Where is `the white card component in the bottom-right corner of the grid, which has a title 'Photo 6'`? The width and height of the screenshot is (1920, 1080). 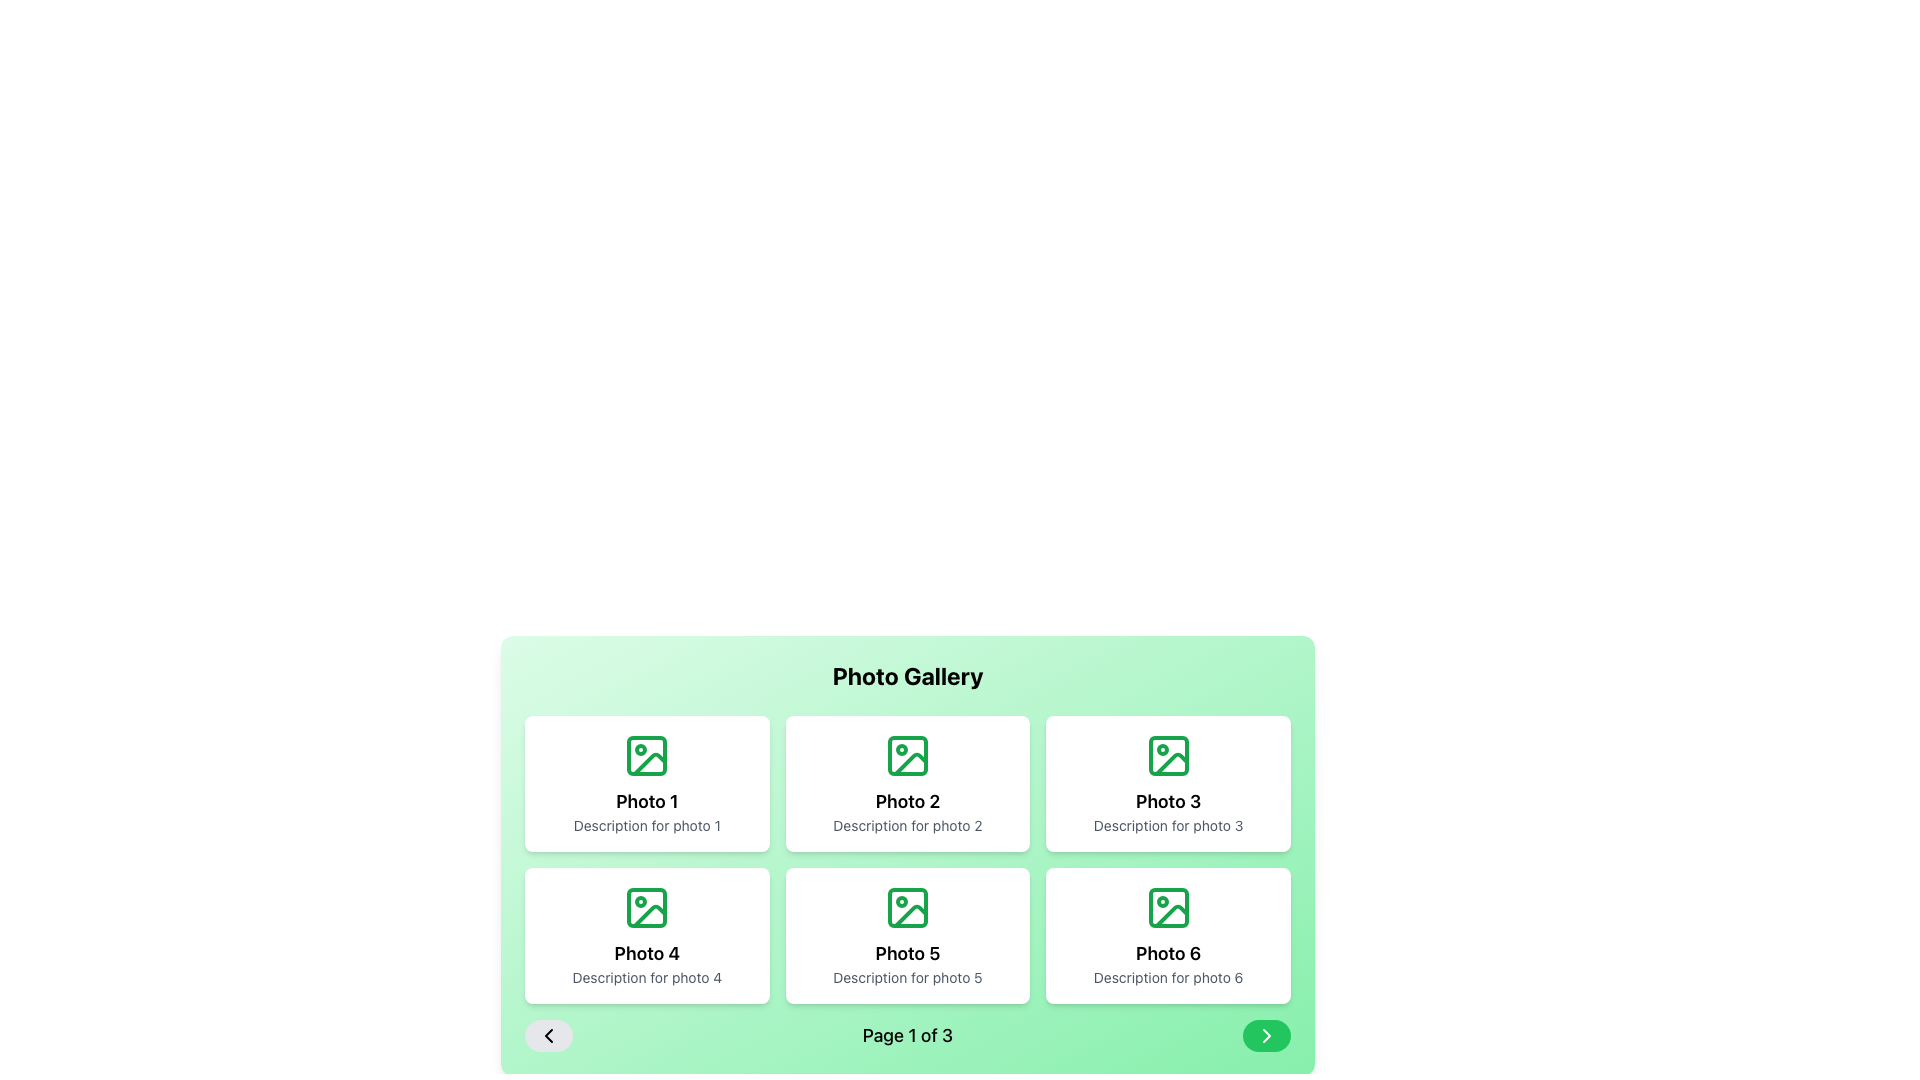
the white card component in the bottom-right corner of the grid, which has a title 'Photo 6' is located at coordinates (1168, 936).